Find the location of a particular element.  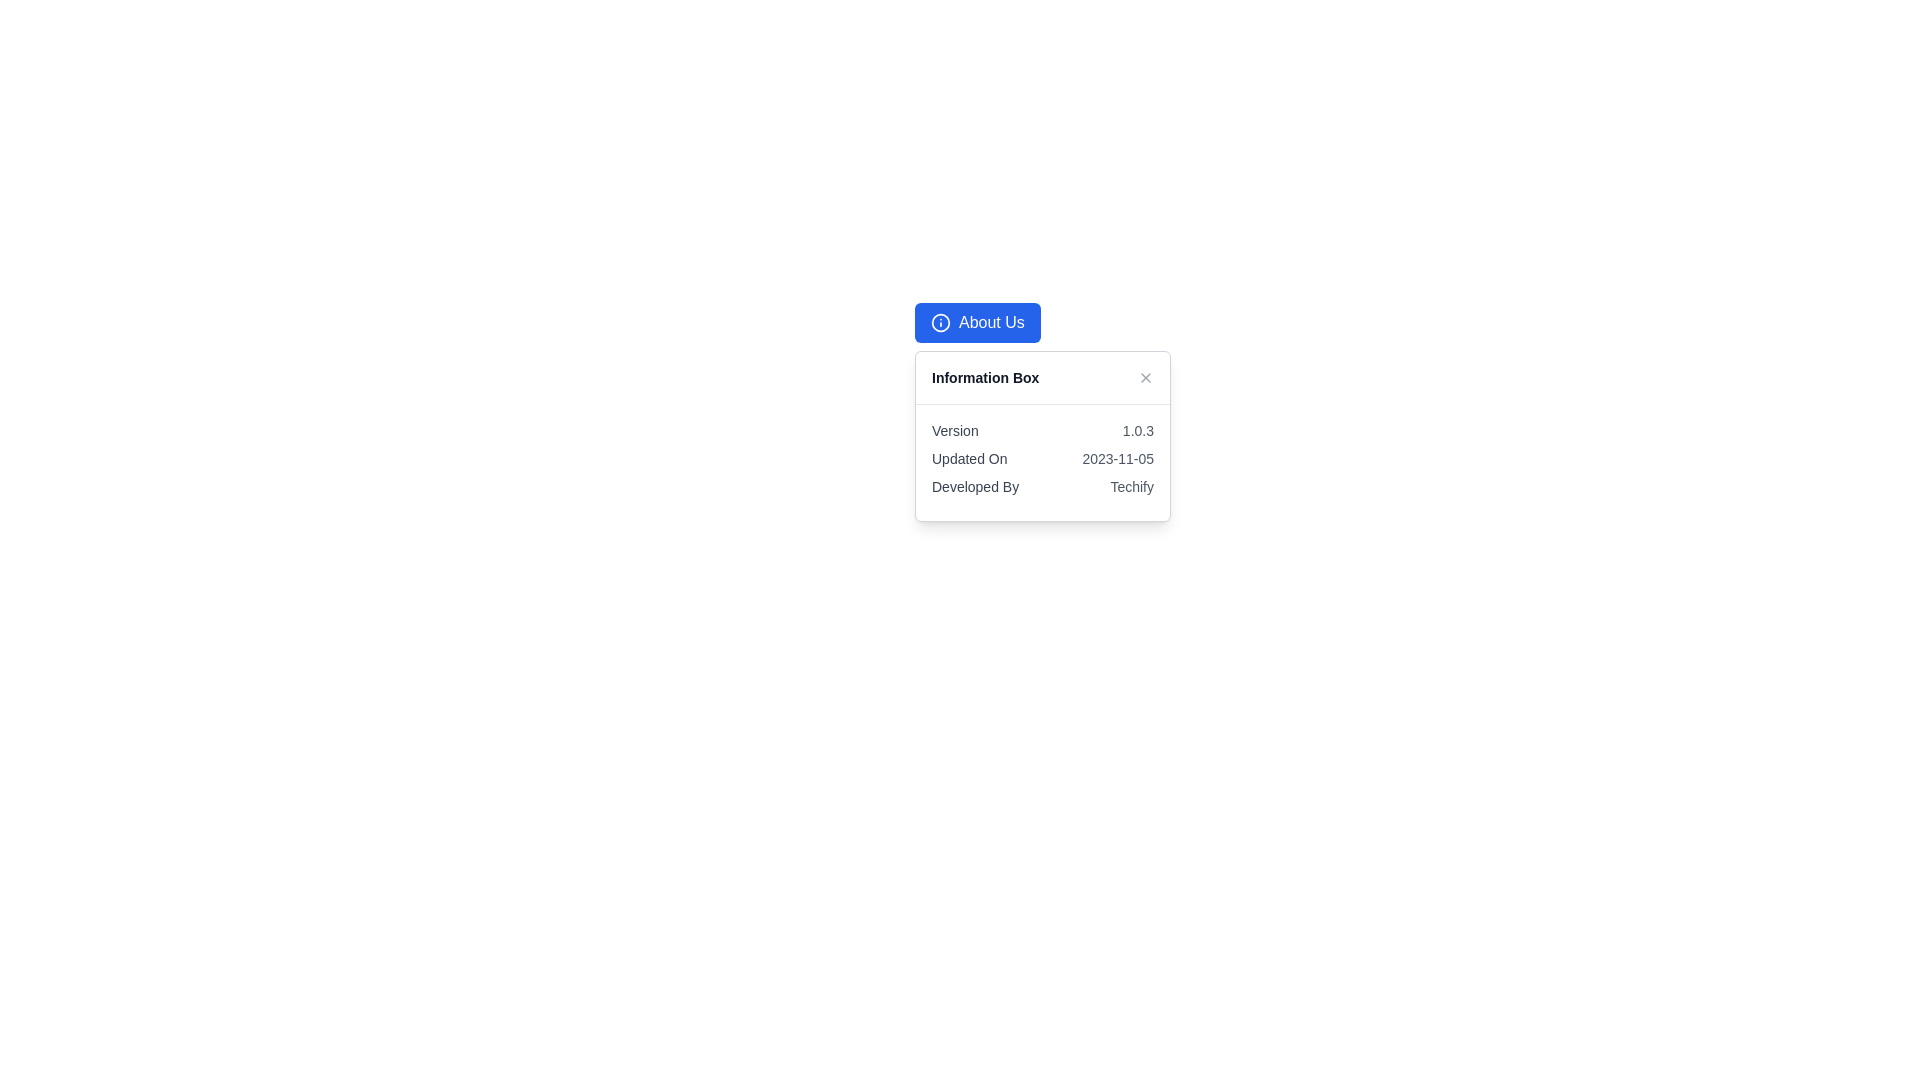

the static text label indicating 'Updated On', which is located in the middle section of the information card, specifically in the left column, adjacent to the date value '2023-11-05' is located at coordinates (969, 459).